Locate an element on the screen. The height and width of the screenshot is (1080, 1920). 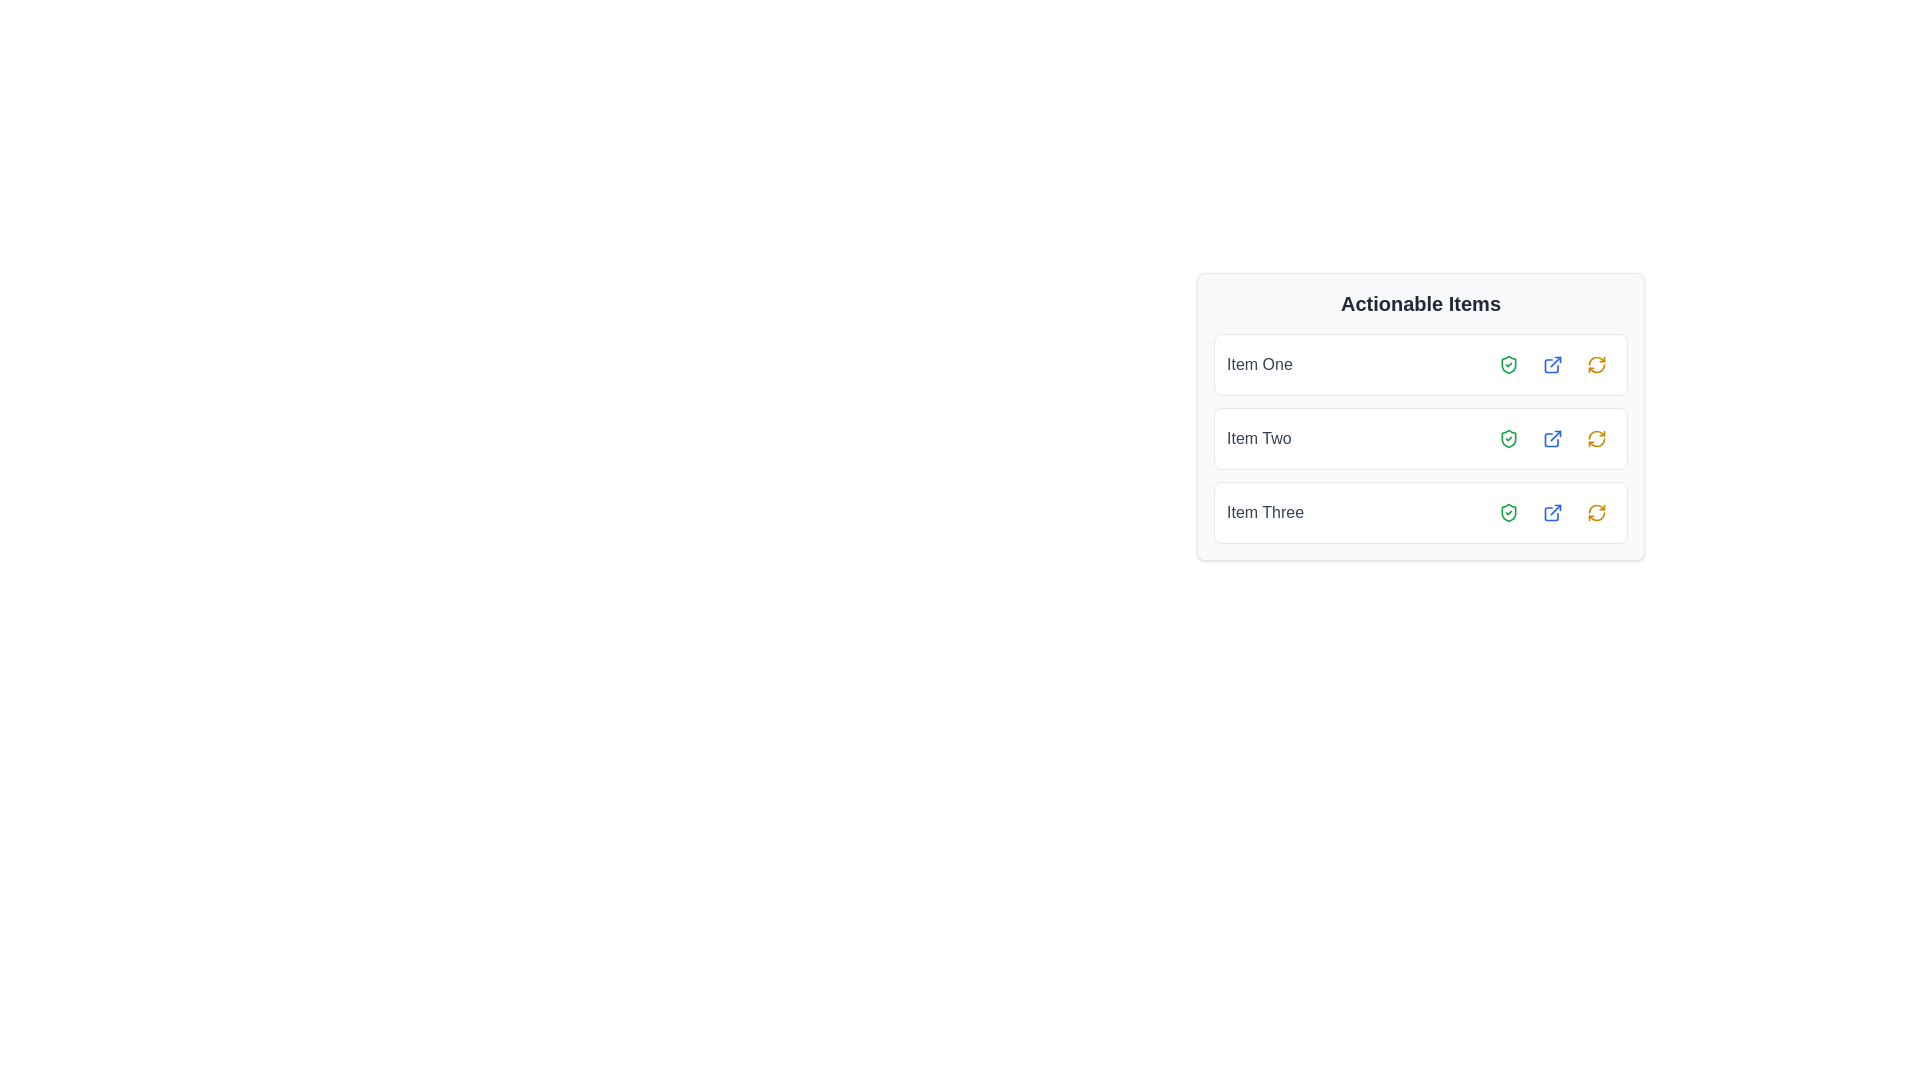
the first External link icon button located to the right of the text 'Item One' in the 'Actionable Items' section is located at coordinates (1552, 365).